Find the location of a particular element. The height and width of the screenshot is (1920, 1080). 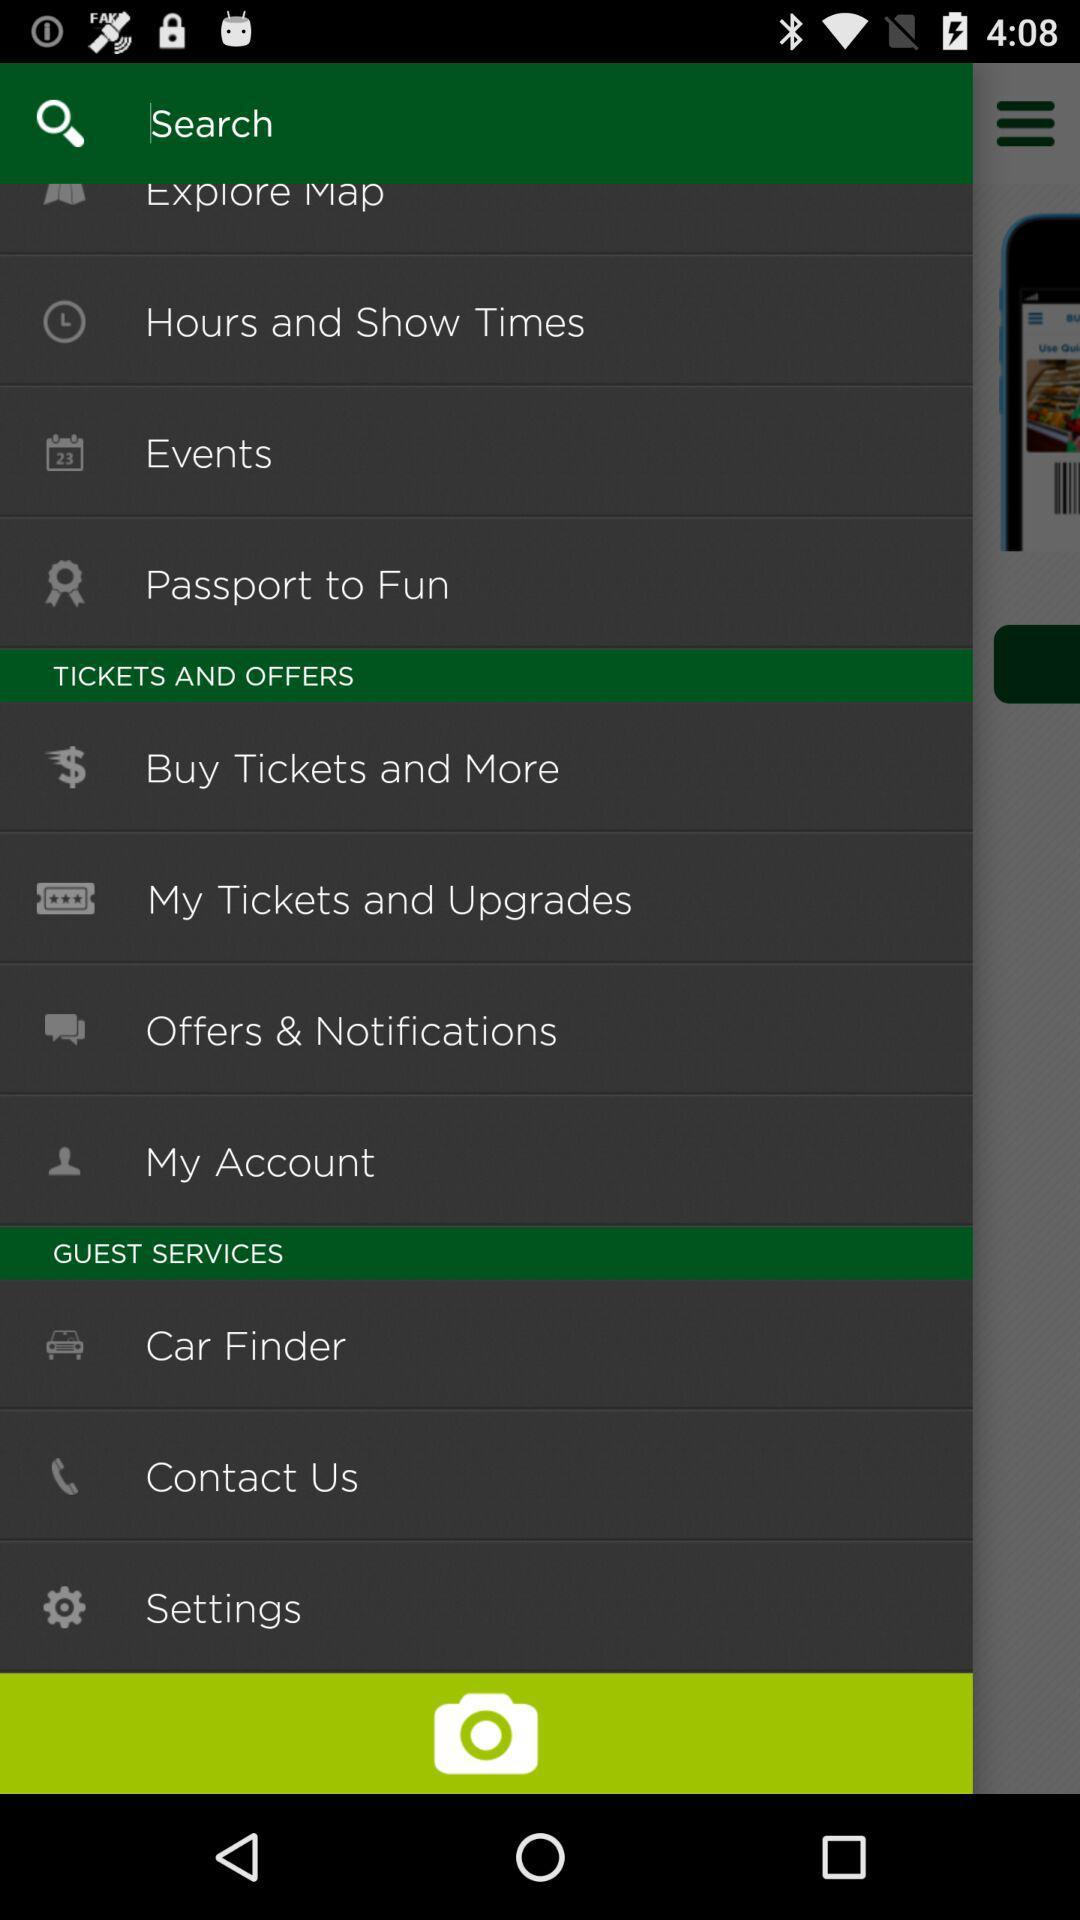

search is located at coordinates (474, 122).